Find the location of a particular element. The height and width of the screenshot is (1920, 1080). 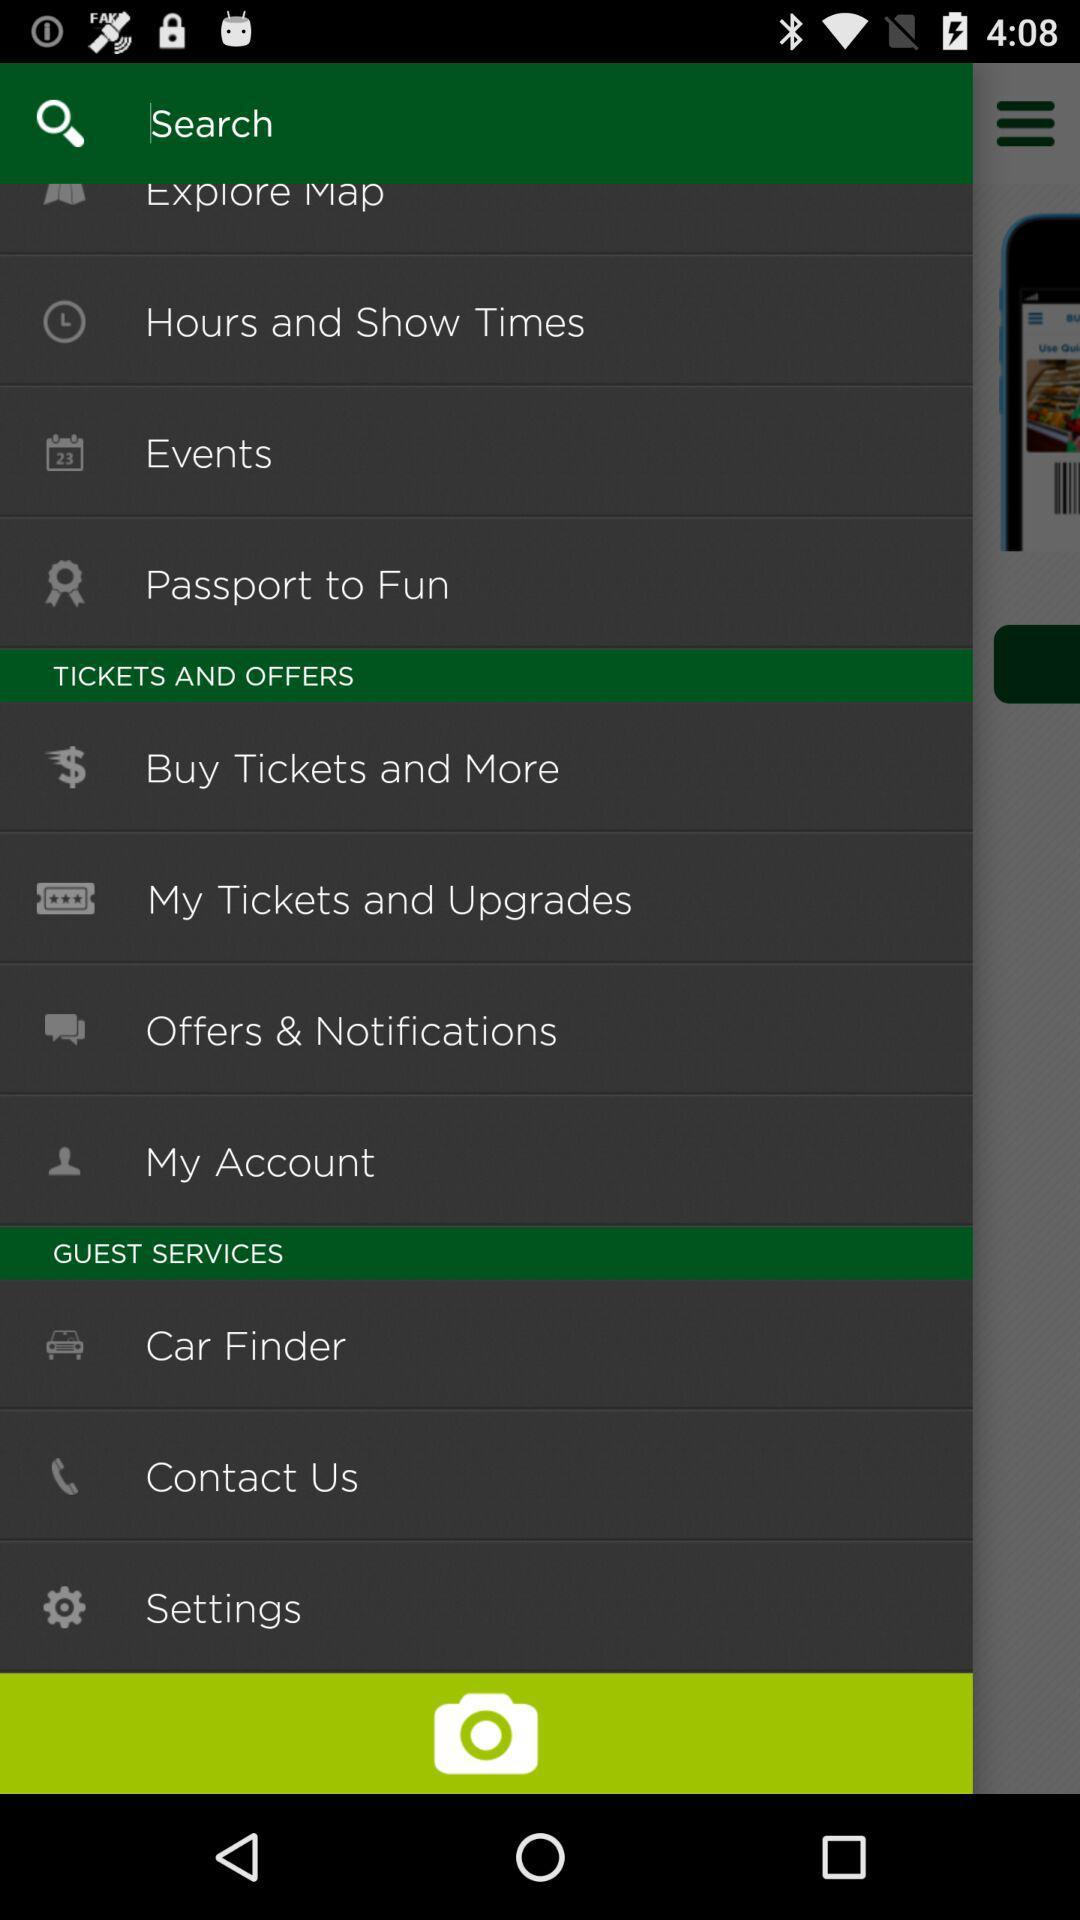

search is located at coordinates (474, 122).